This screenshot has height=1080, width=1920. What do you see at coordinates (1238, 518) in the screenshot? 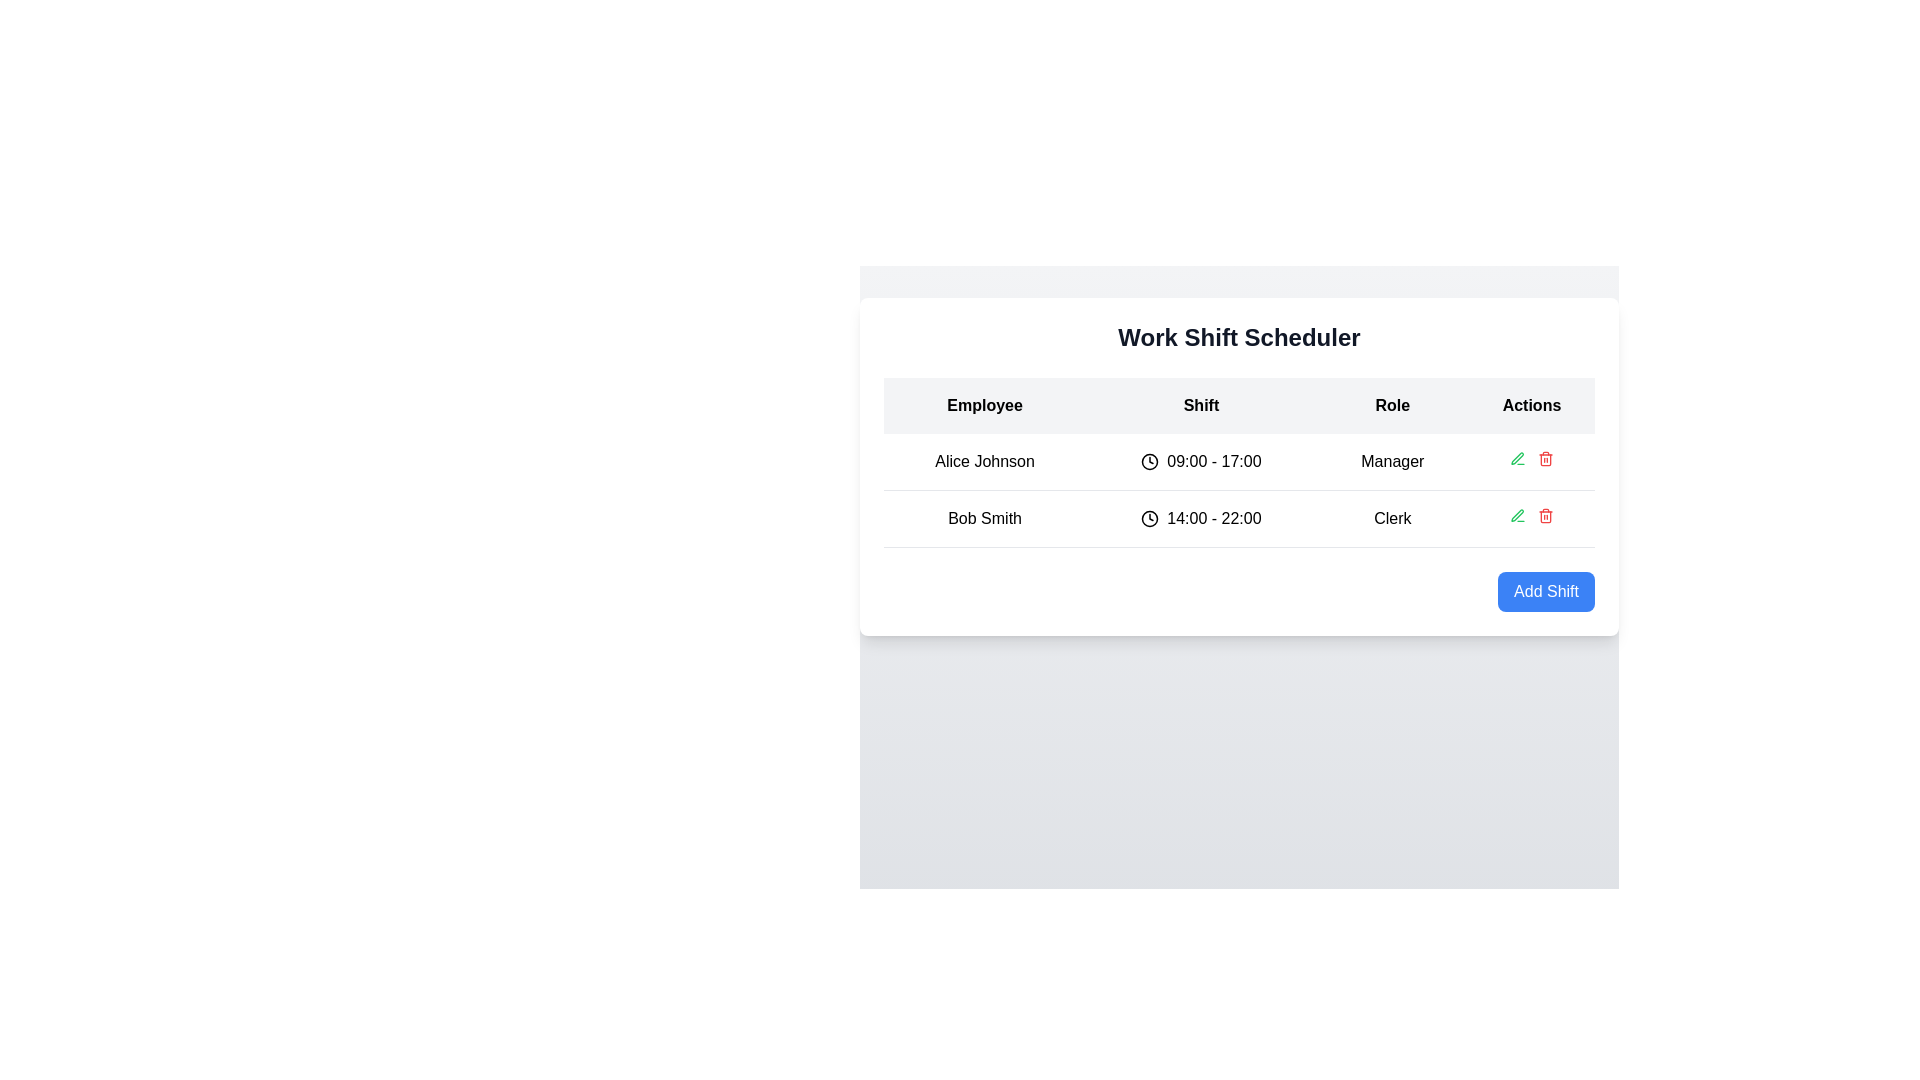
I see `the second row of the 'Work Shift Scheduler' table, which displays work shift details for an employee` at bounding box center [1238, 518].